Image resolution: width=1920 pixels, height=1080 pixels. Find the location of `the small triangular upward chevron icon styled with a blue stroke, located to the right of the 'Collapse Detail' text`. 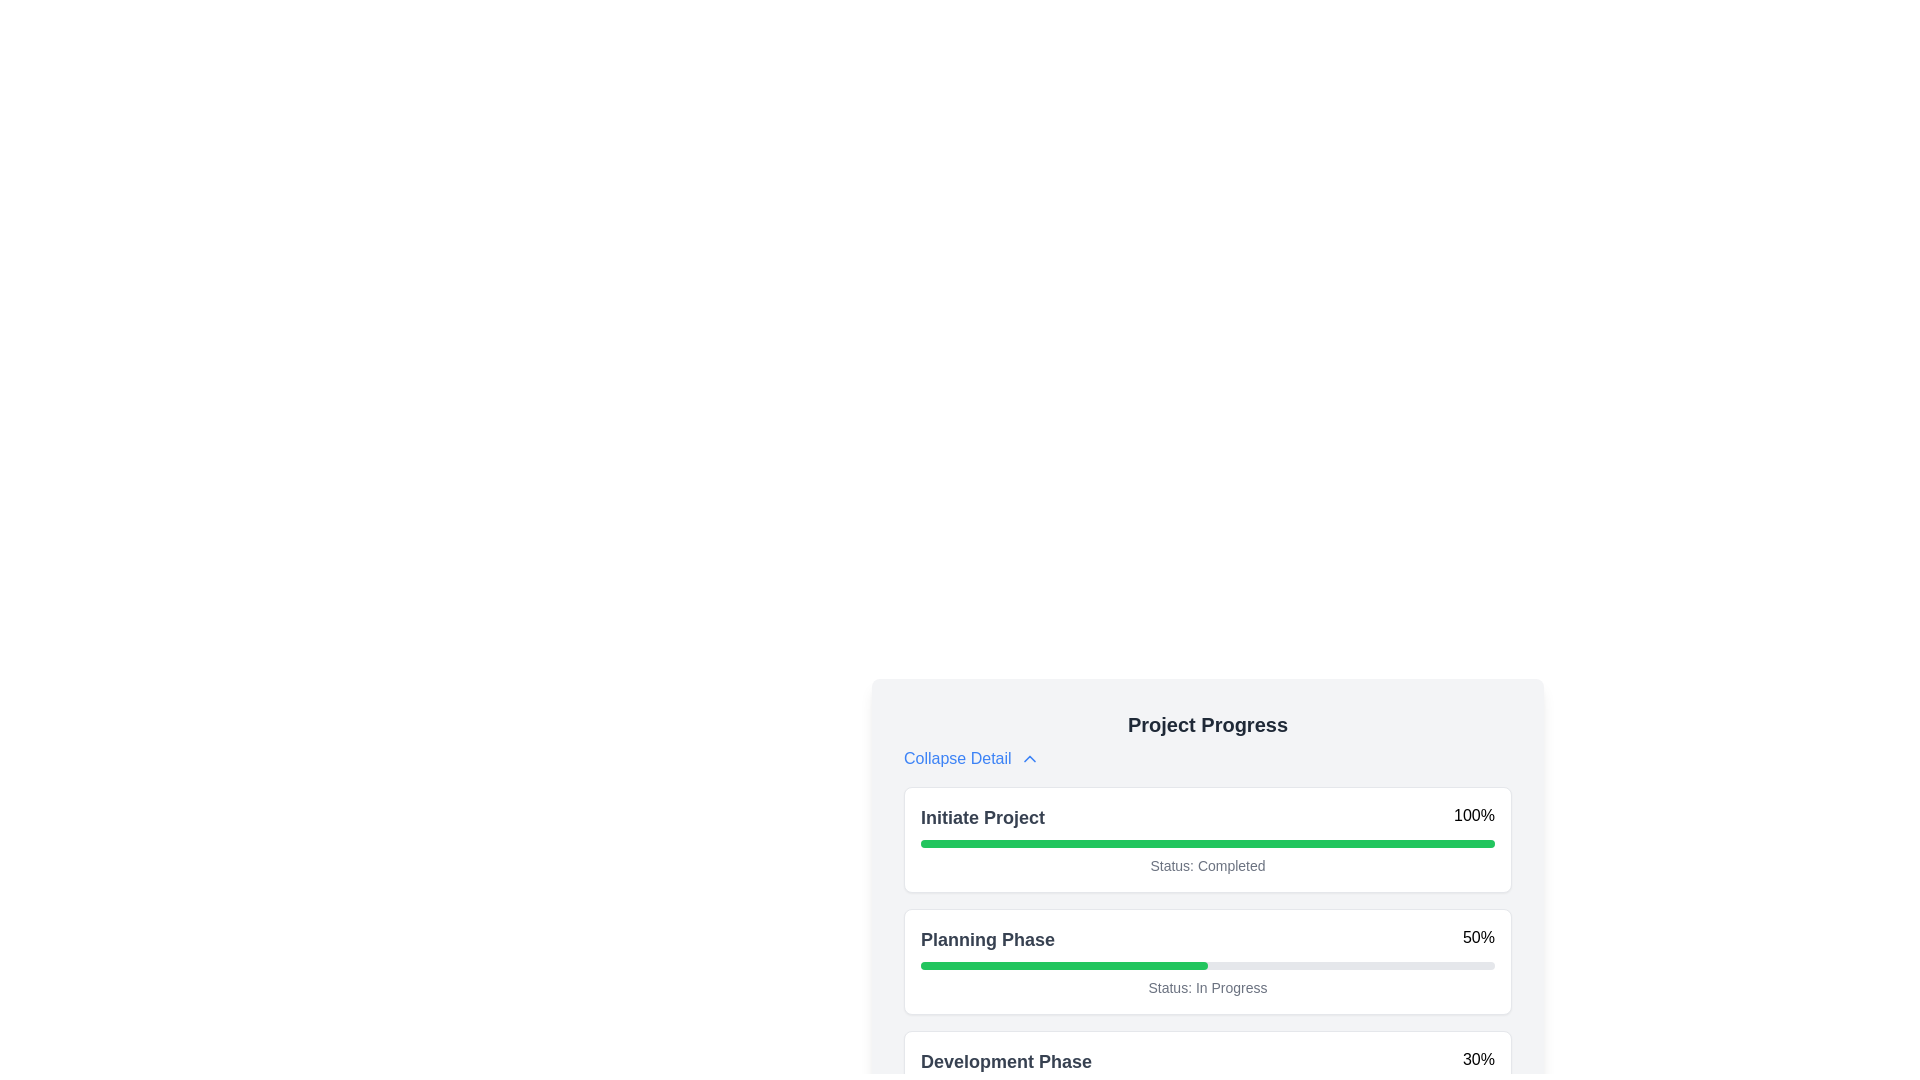

the small triangular upward chevron icon styled with a blue stroke, located to the right of the 'Collapse Detail' text is located at coordinates (1029, 759).